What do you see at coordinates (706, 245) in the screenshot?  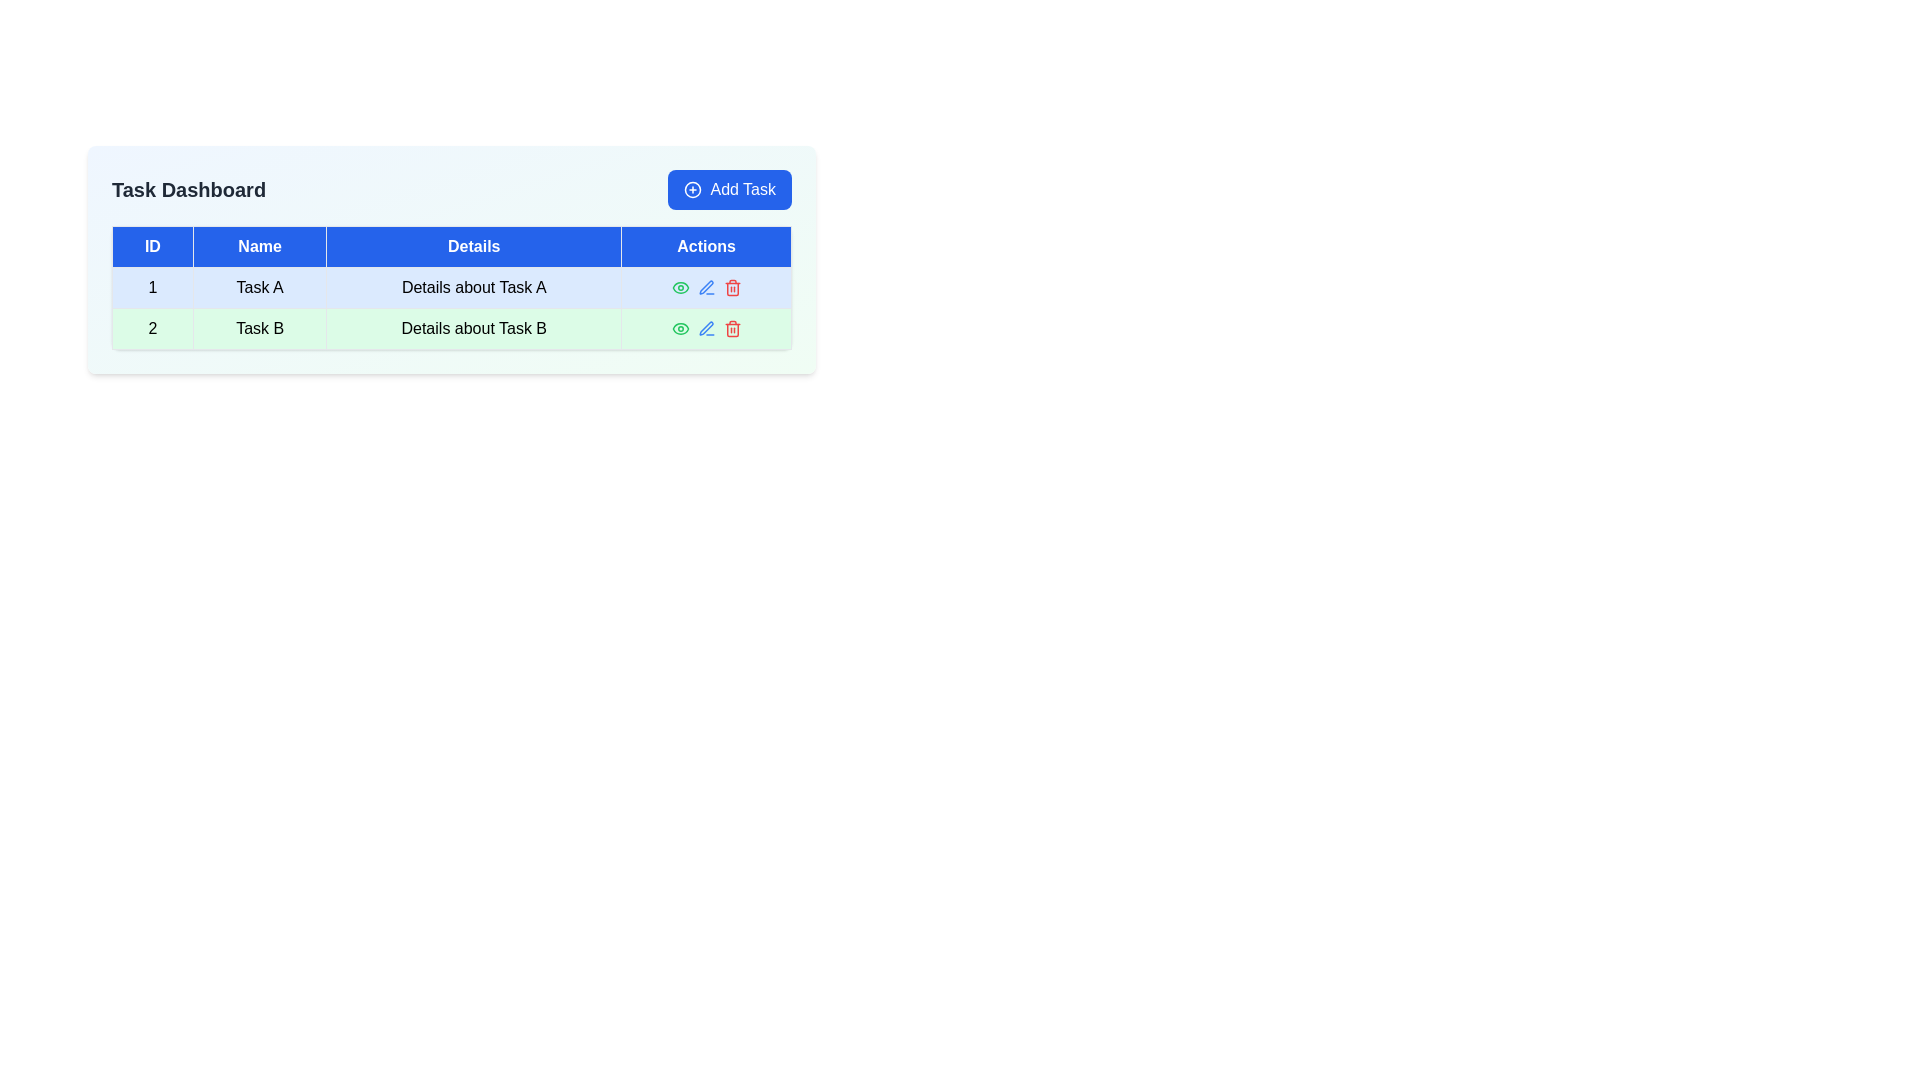 I see `the static text label serving as the column header for the 'Actions' section in the table, which is located at the rightmost side of the header row` at bounding box center [706, 245].